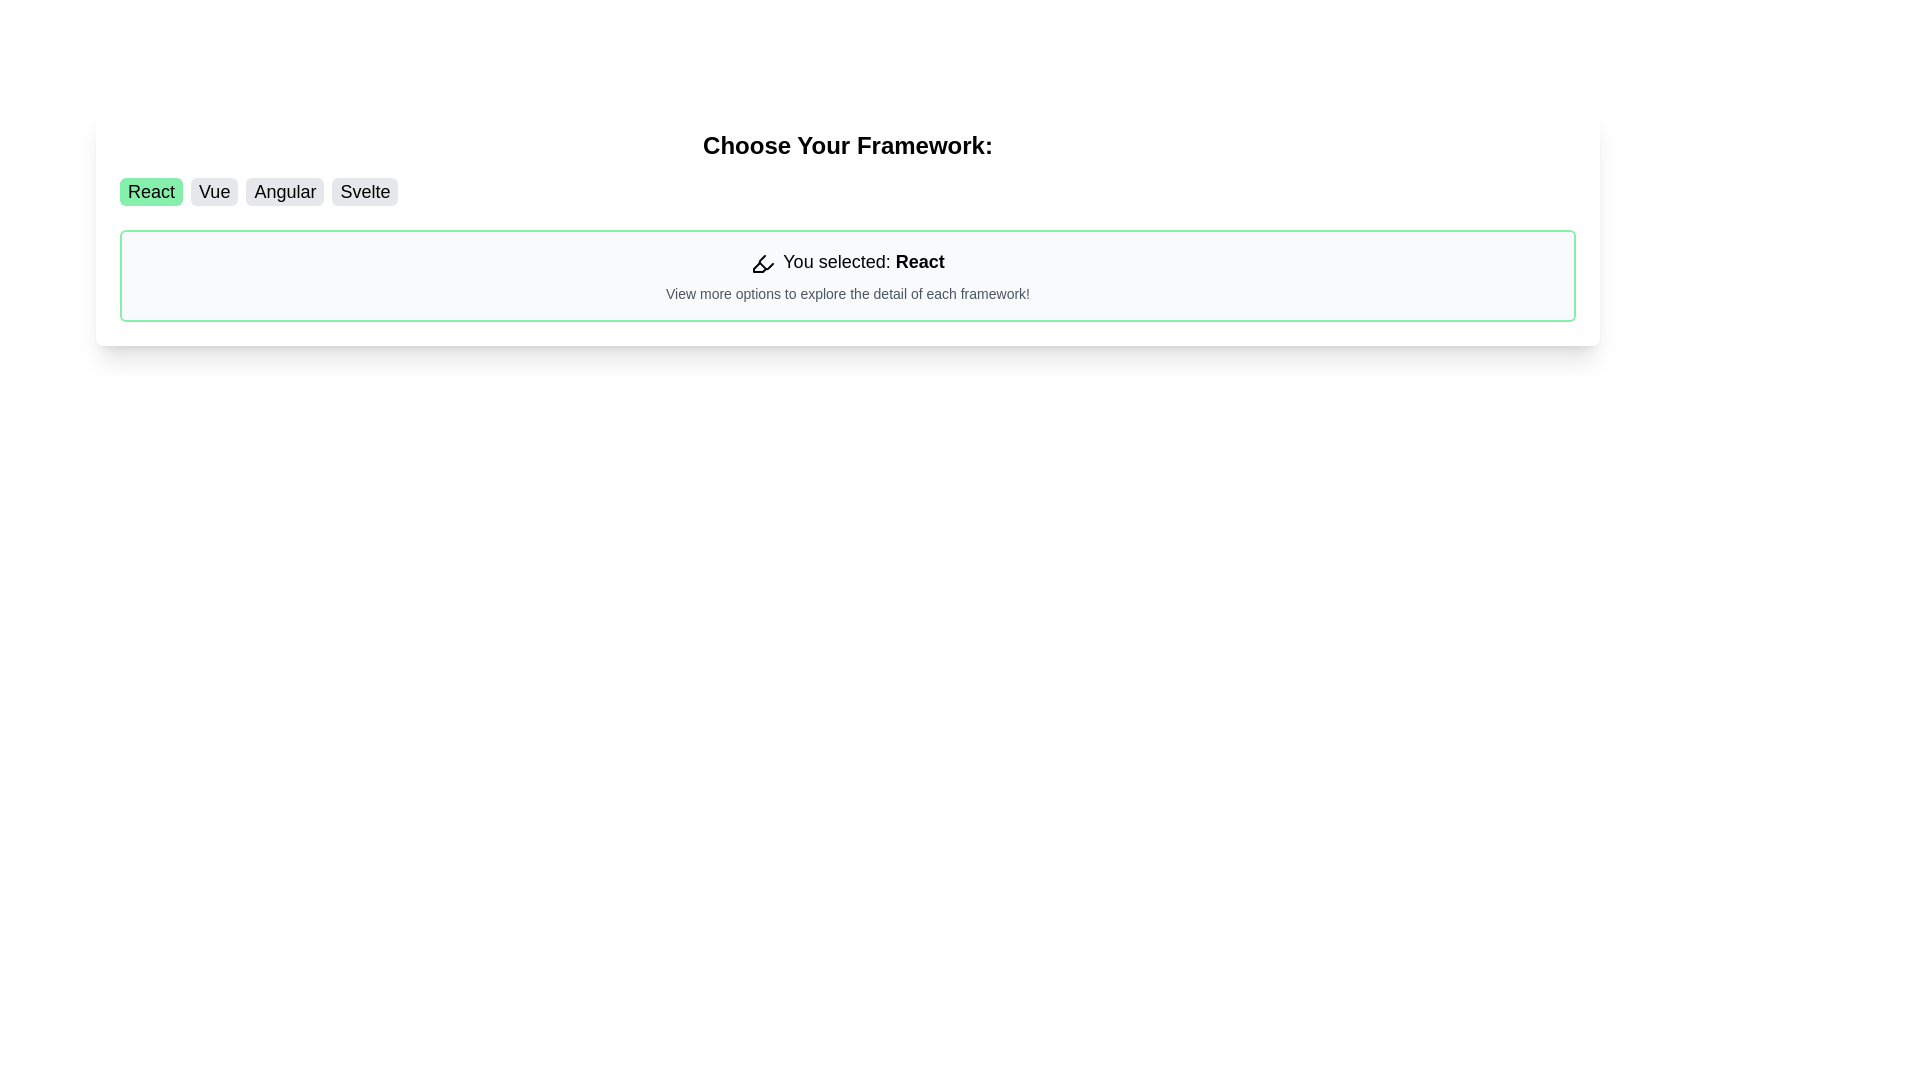  I want to click on the rounded rectangular button labeled 'Angular', so click(284, 192).